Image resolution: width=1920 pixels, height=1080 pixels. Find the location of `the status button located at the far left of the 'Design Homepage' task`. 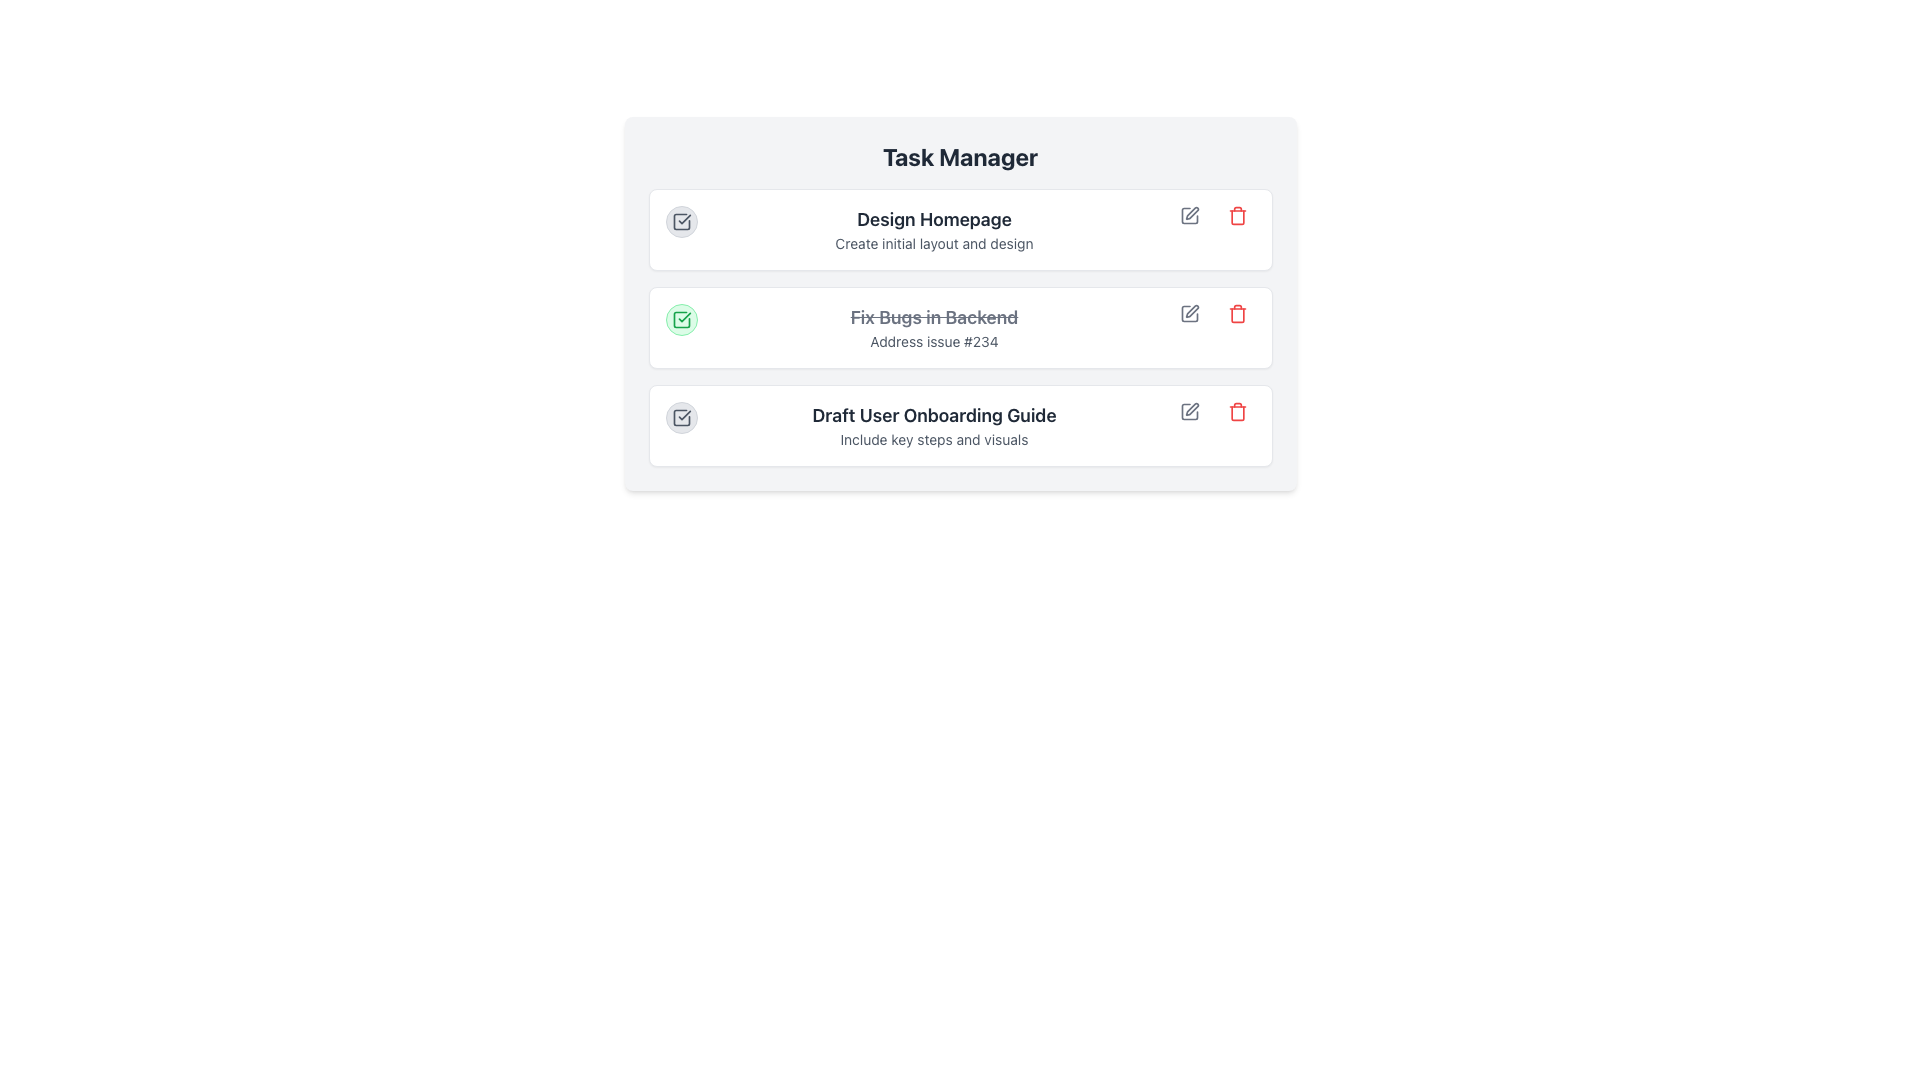

the status button located at the far left of the 'Design Homepage' task is located at coordinates (681, 222).